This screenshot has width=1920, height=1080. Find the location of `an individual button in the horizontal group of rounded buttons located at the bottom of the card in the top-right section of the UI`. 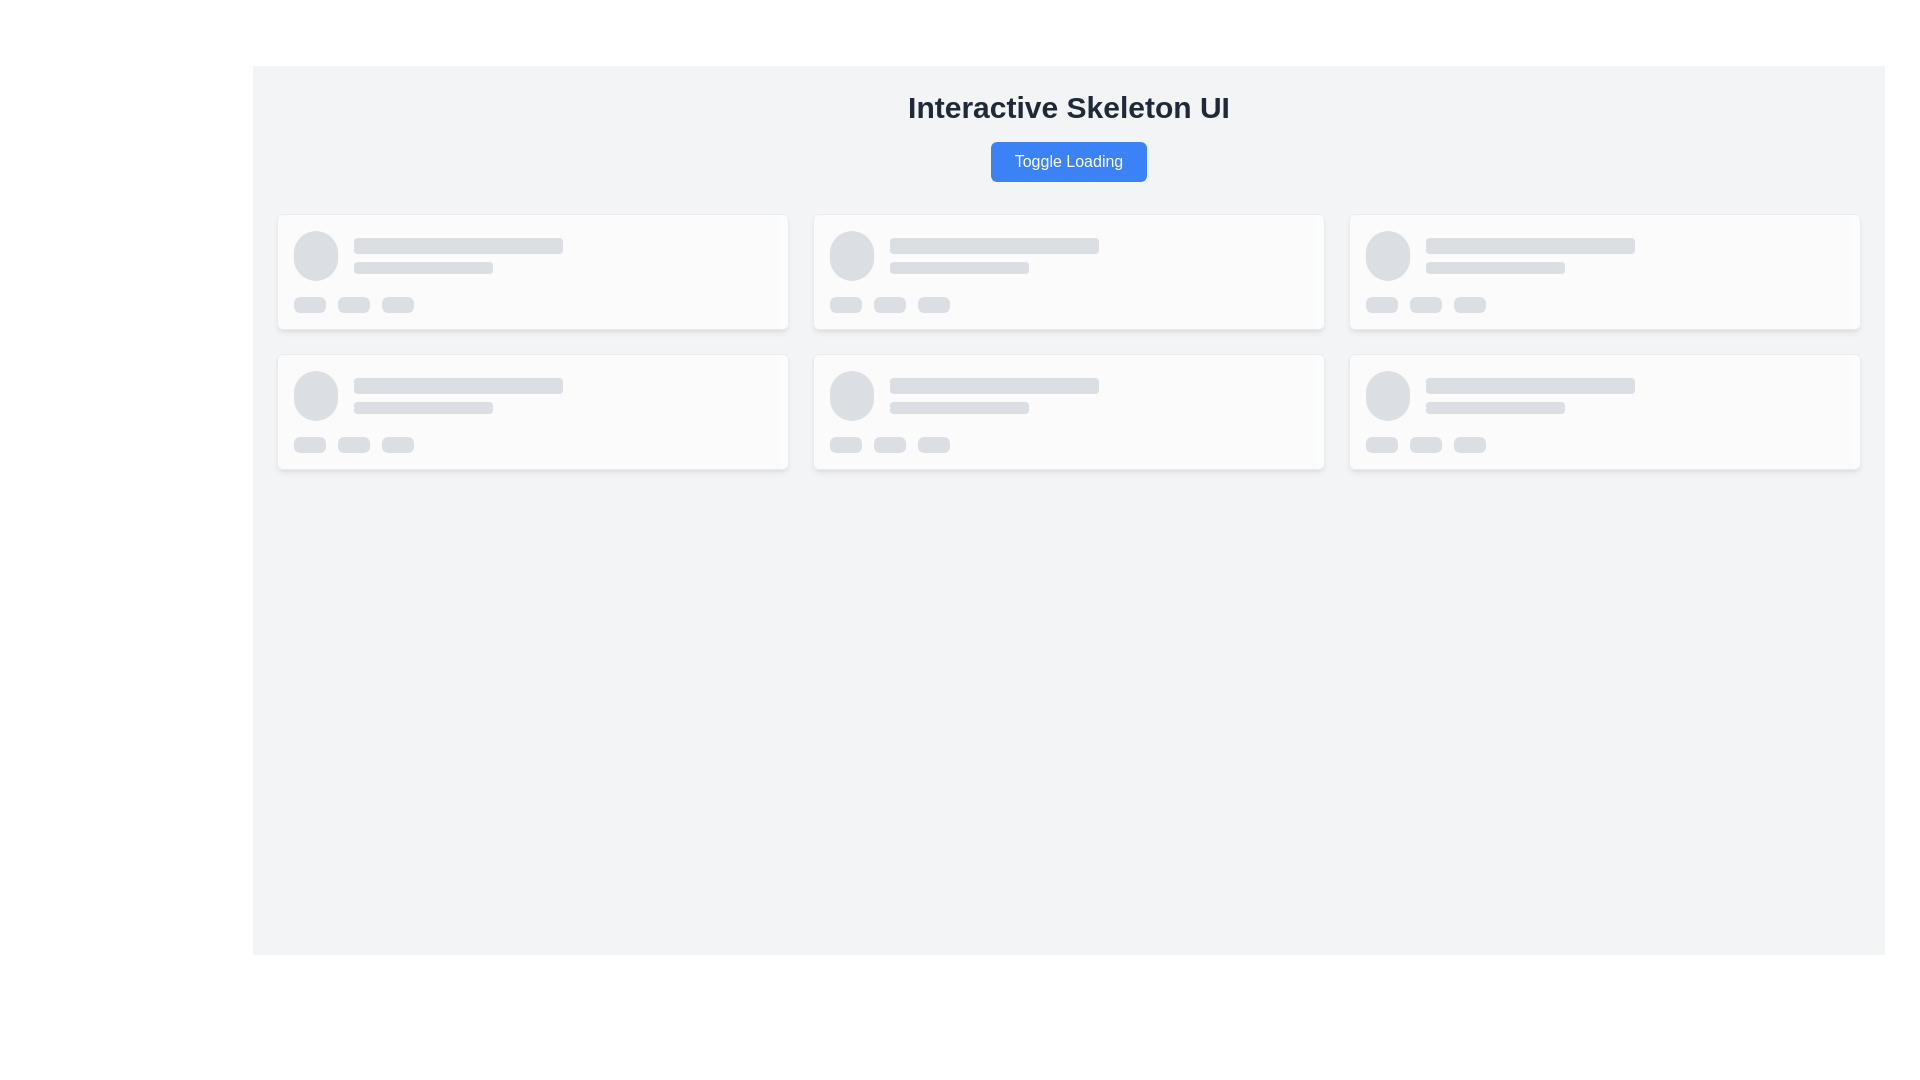

an individual button in the horizontal group of rounded buttons located at the bottom of the card in the top-right section of the UI is located at coordinates (1068, 304).